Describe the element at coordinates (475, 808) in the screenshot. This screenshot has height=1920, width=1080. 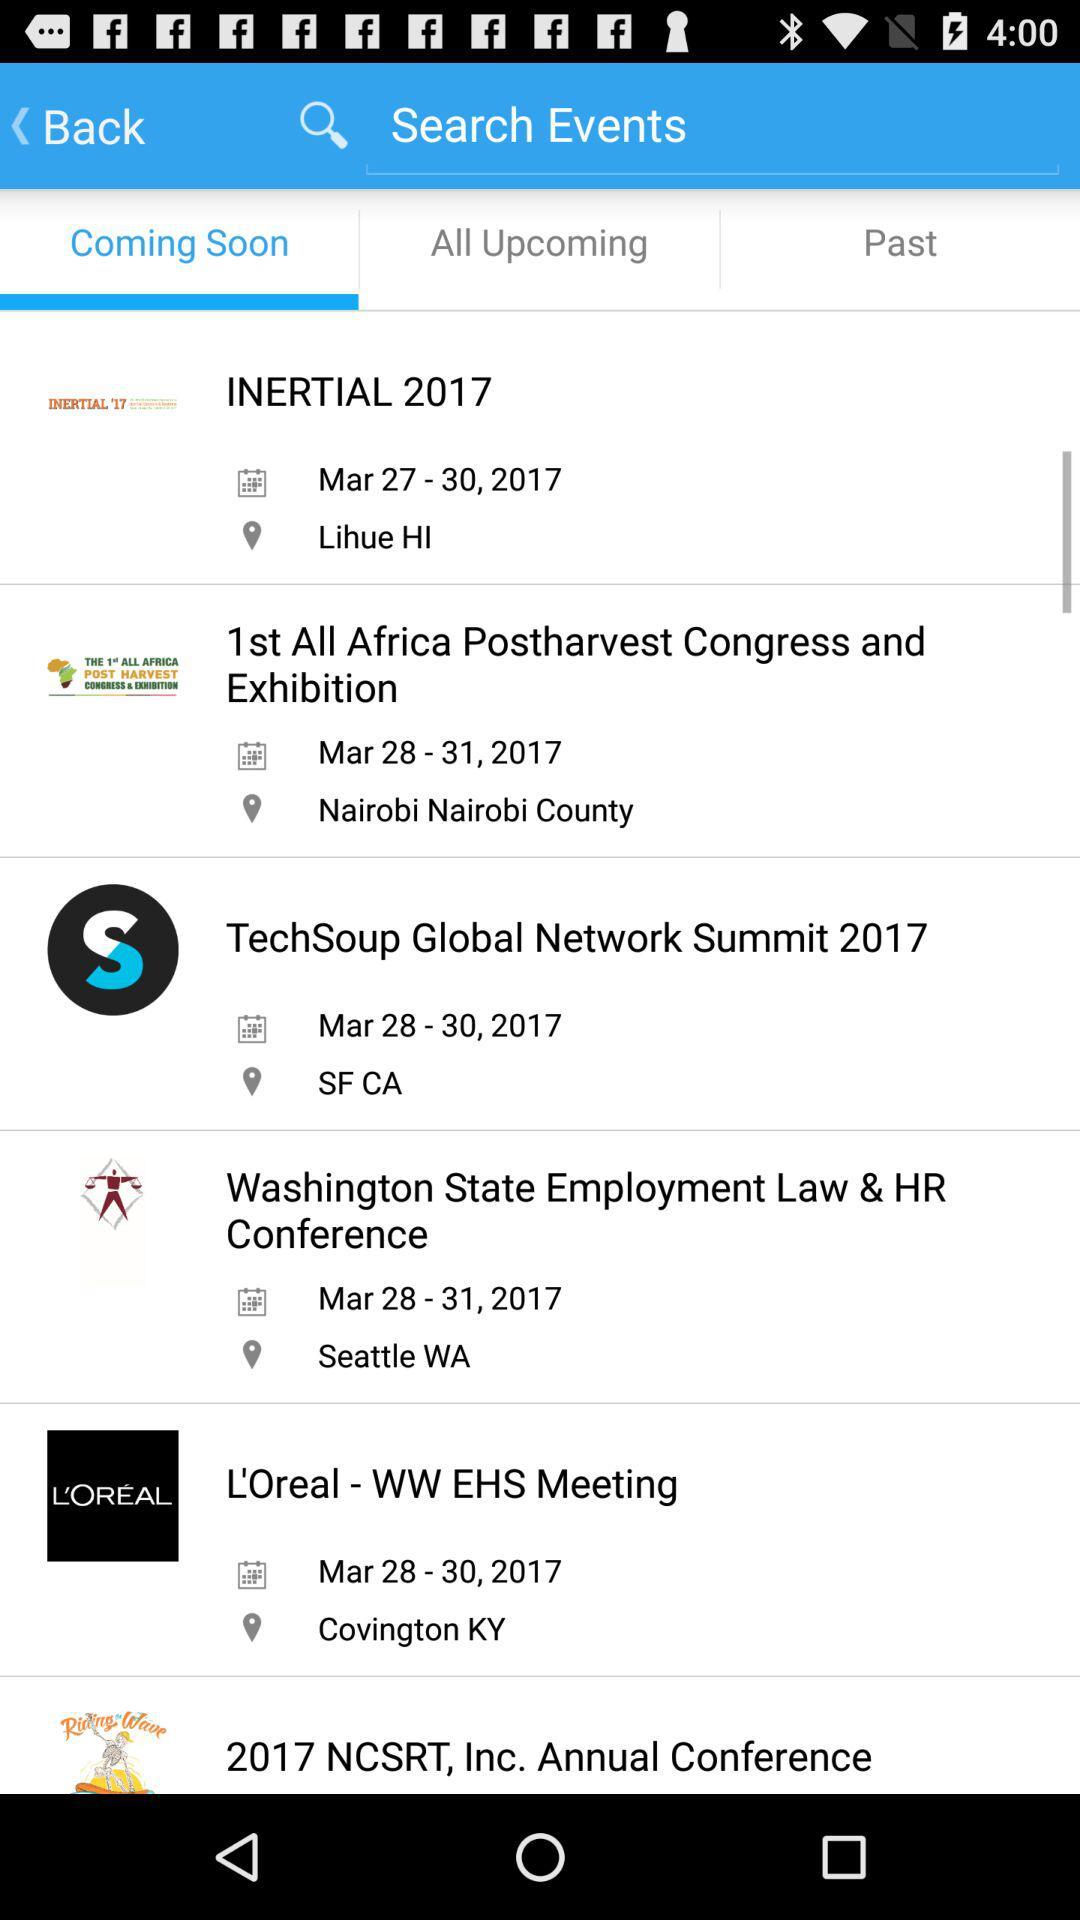
I see `icon below mar 28 31` at that location.